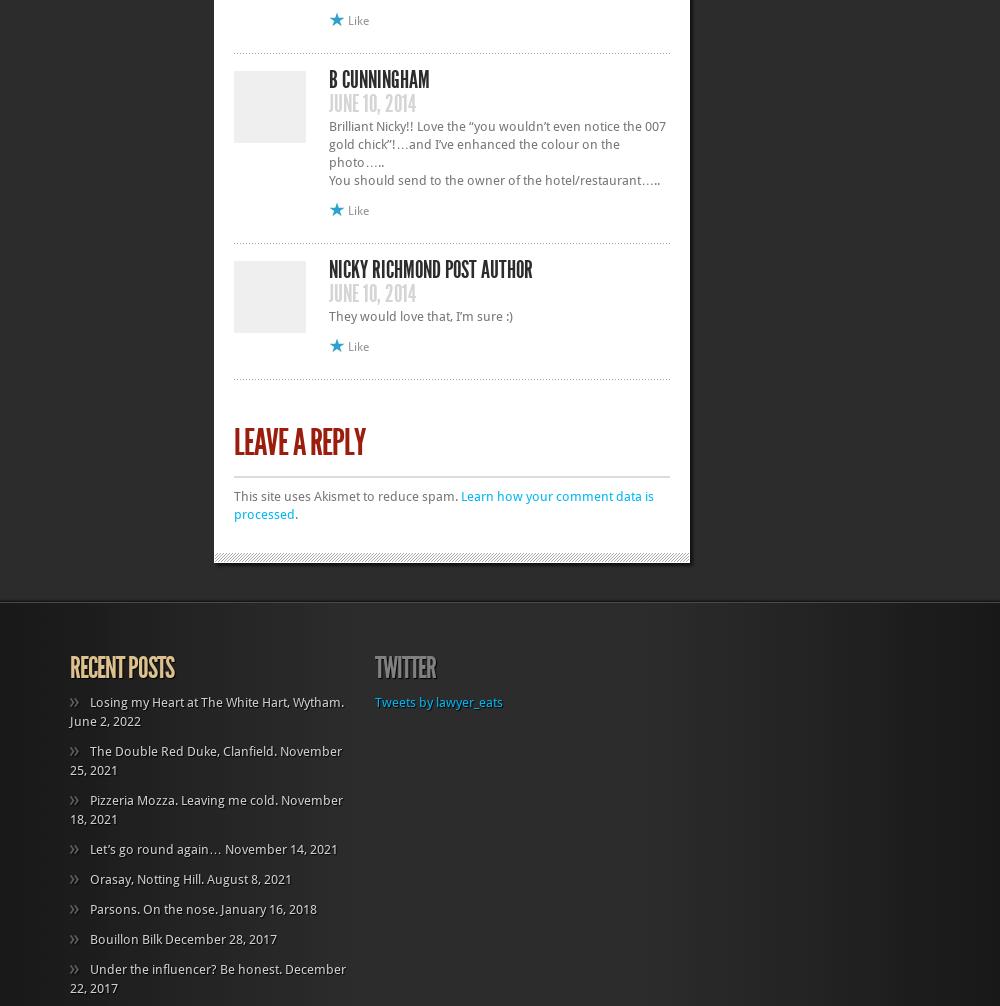 The height and width of the screenshot is (1006, 1000). What do you see at coordinates (299, 441) in the screenshot?
I see `'Leave a Reply'` at bounding box center [299, 441].